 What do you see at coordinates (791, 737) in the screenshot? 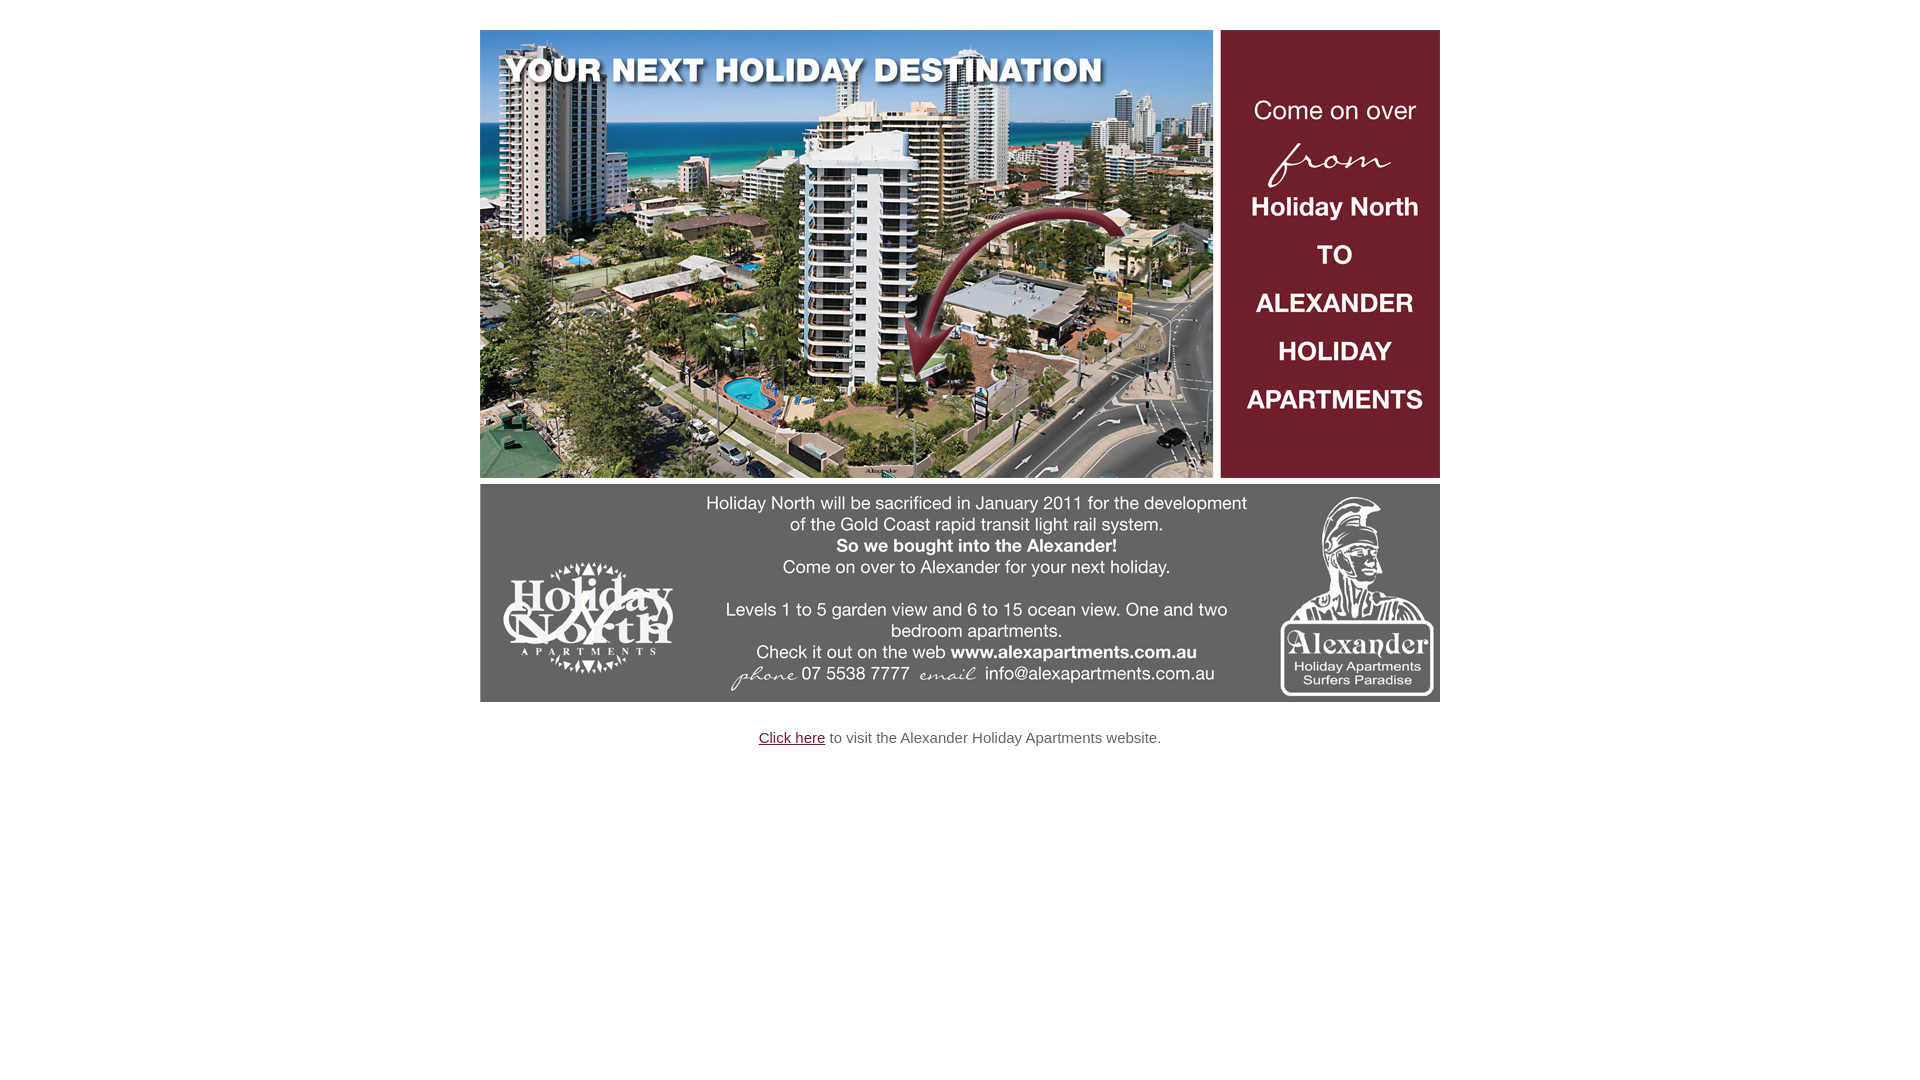
I see `'Click here'` at bounding box center [791, 737].